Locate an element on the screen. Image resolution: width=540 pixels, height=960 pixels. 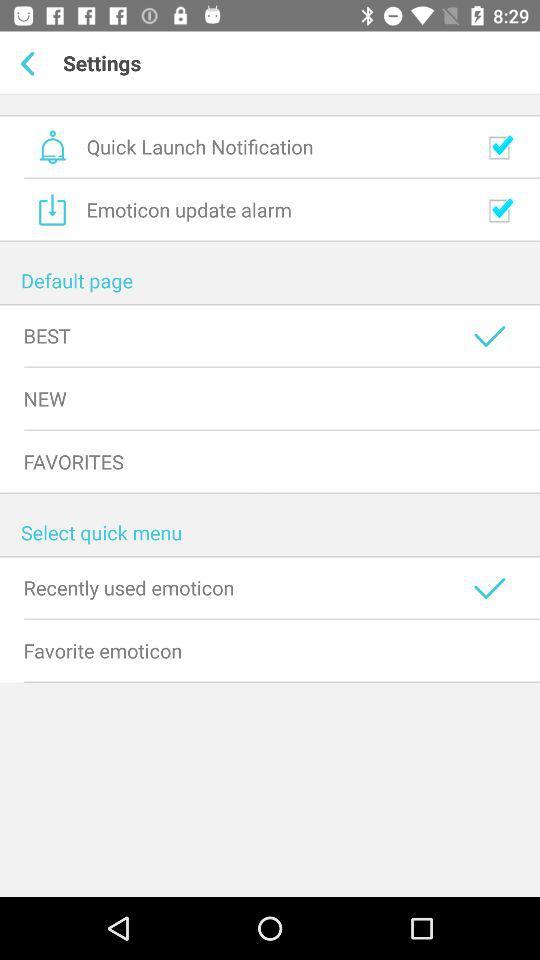
go back is located at coordinates (30, 63).